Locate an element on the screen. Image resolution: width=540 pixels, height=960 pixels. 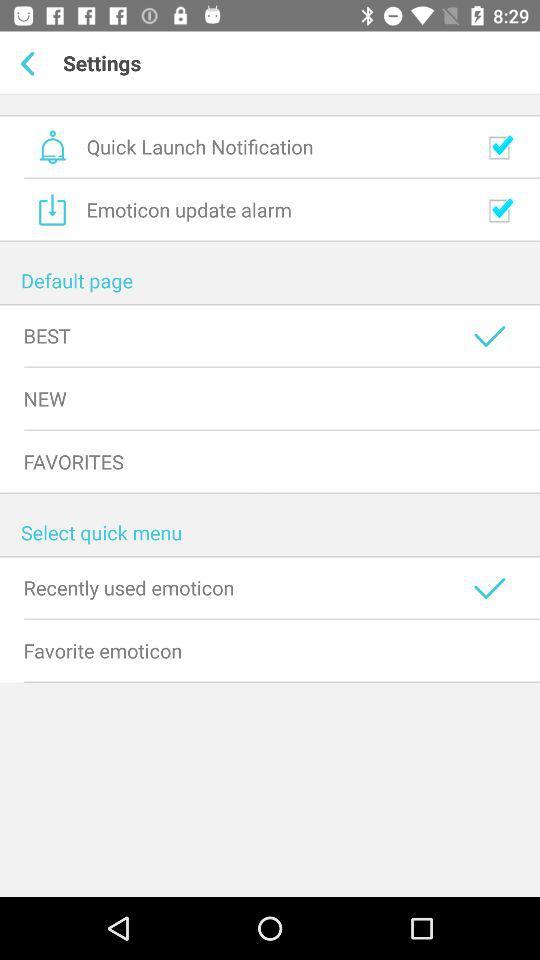
go back is located at coordinates (30, 63).